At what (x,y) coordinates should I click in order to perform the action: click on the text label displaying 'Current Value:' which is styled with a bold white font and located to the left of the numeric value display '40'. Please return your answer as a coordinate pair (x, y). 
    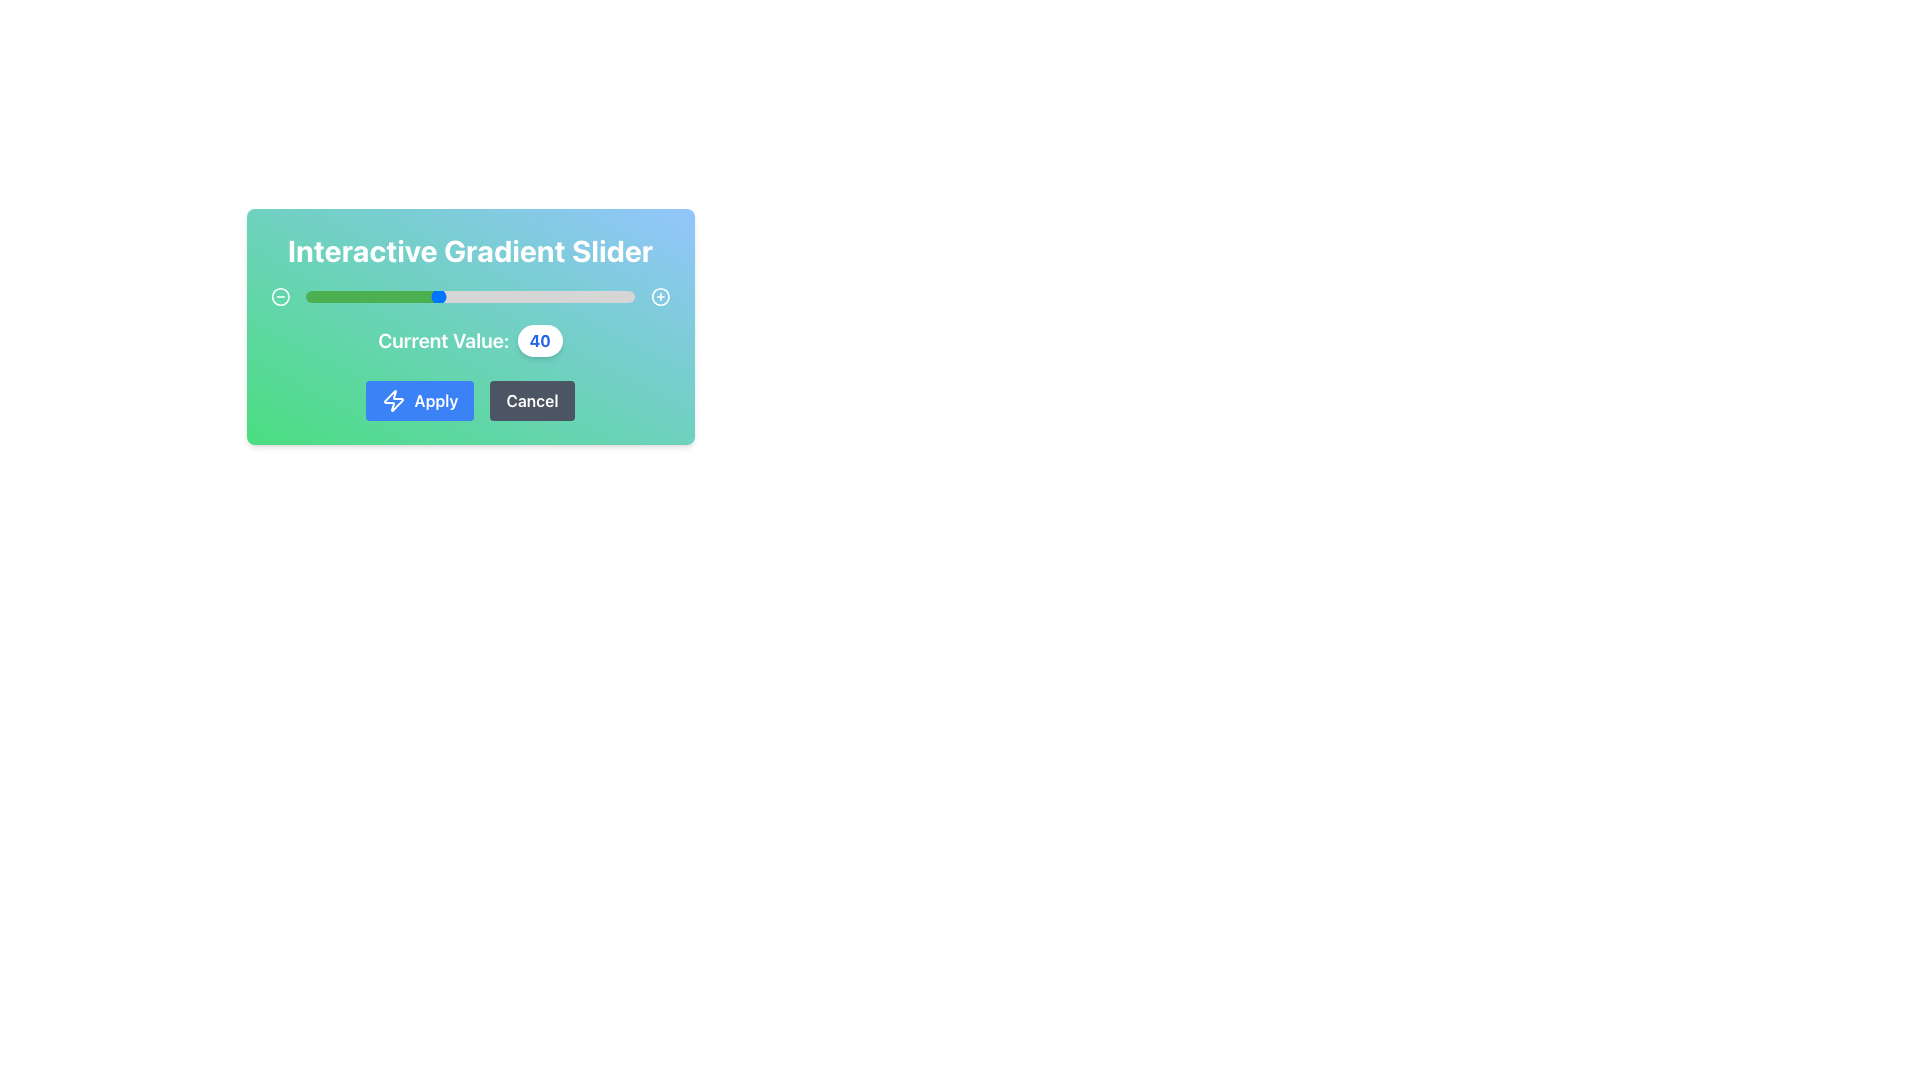
    Looking at the image, I should click on (442, 339).